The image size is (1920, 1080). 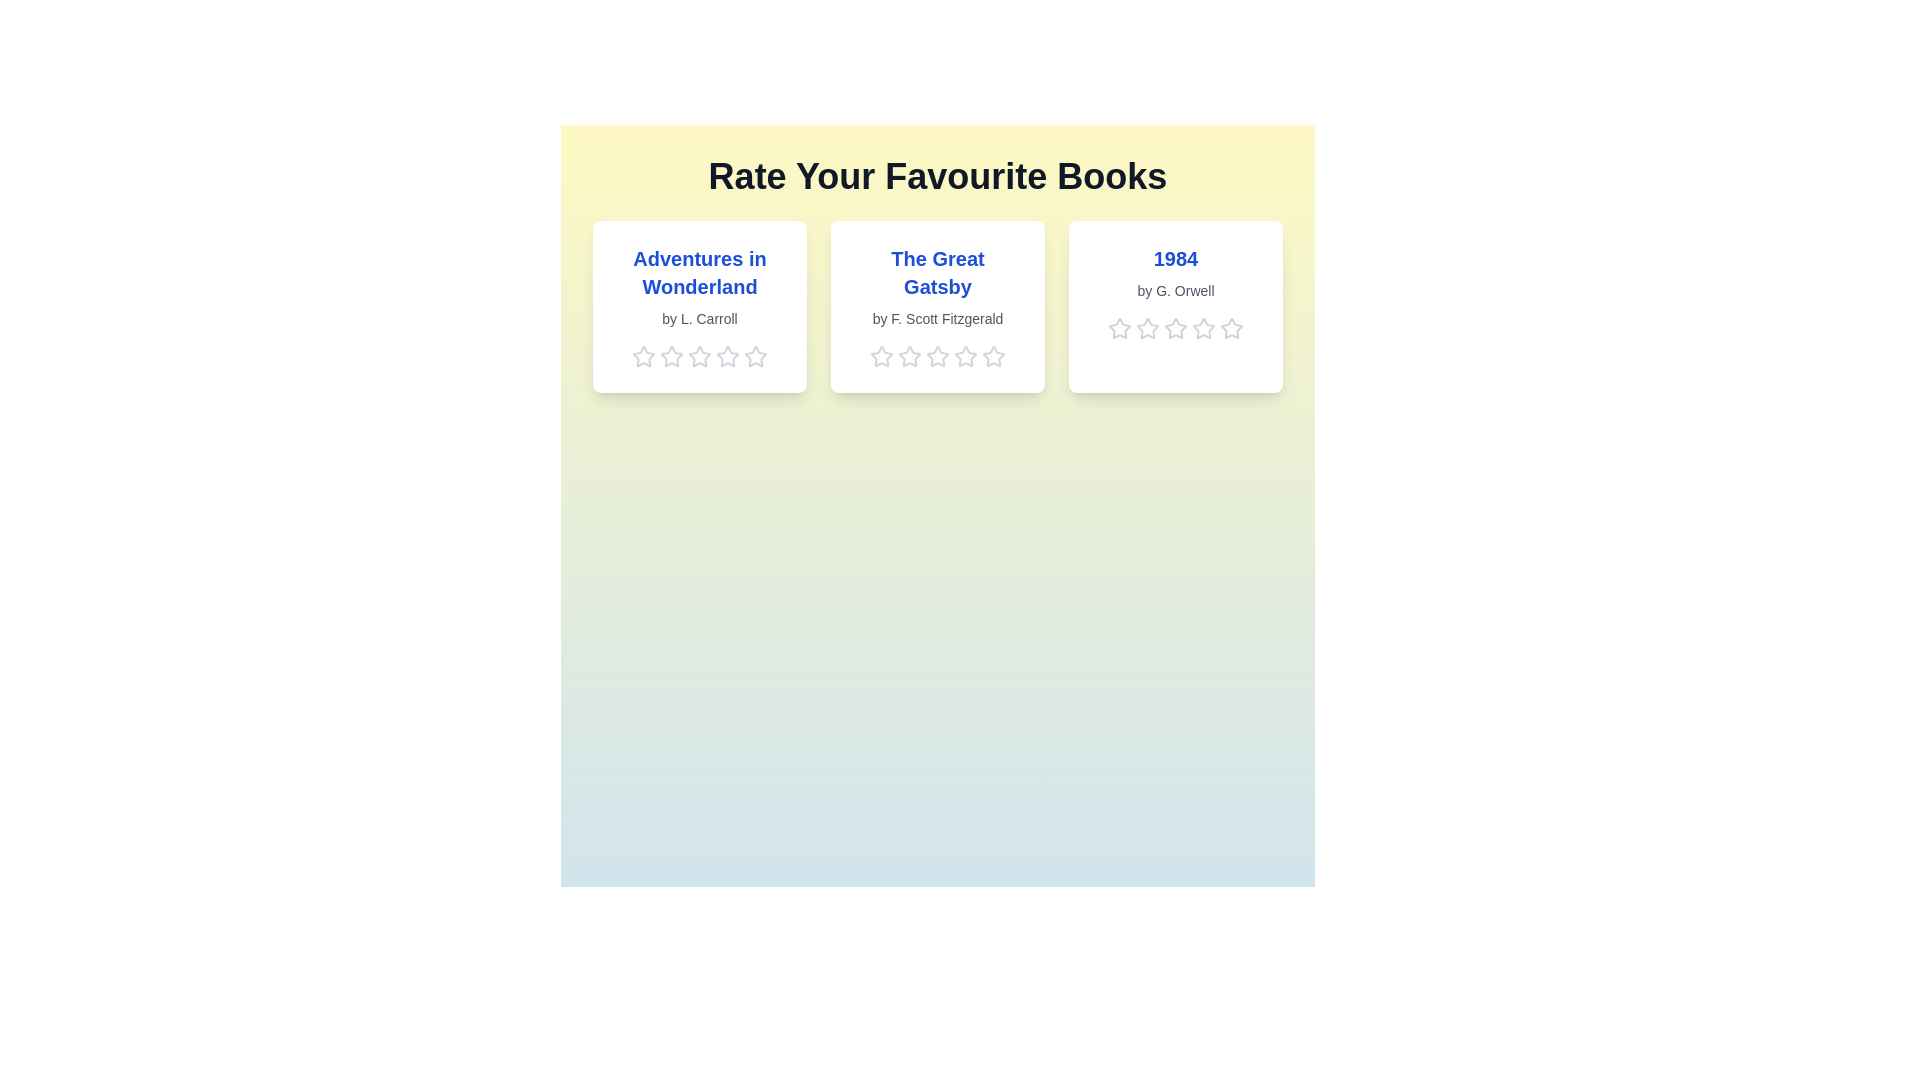 I want to click on the 2 star for the book titled '1984', so click(x=1147, y=327).